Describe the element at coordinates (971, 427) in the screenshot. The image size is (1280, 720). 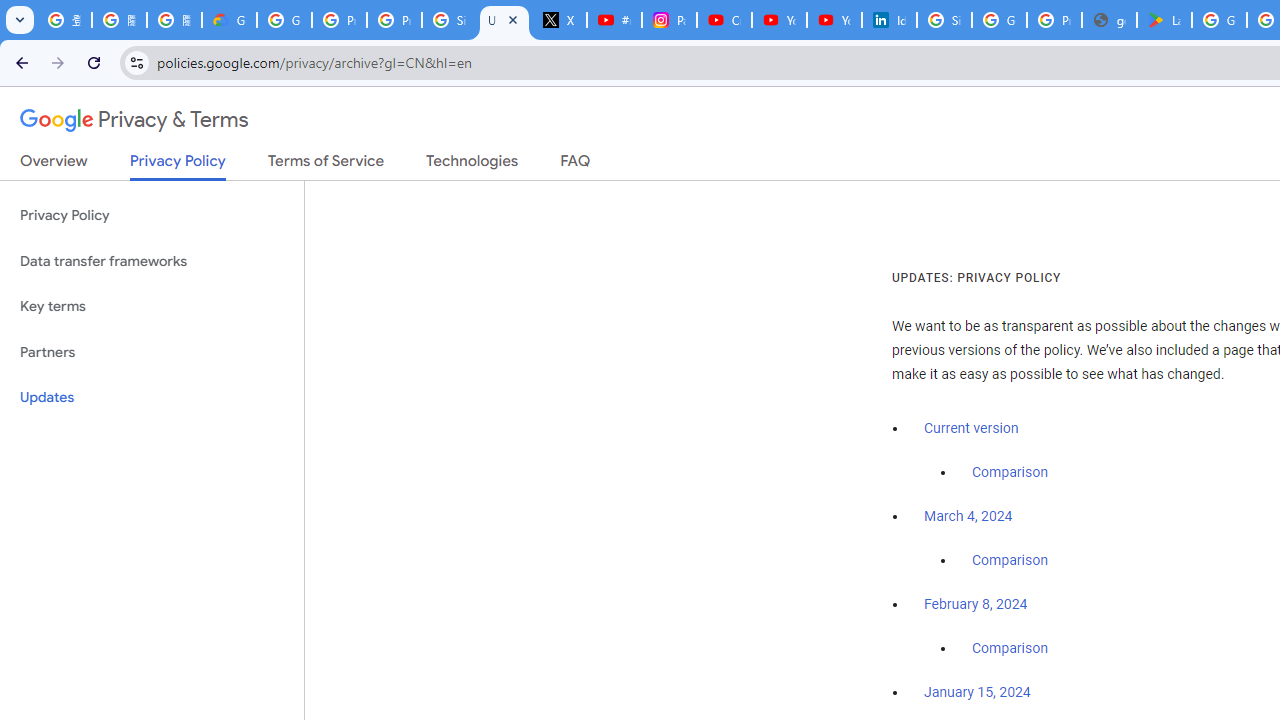
I see `'Current version'` at that location.